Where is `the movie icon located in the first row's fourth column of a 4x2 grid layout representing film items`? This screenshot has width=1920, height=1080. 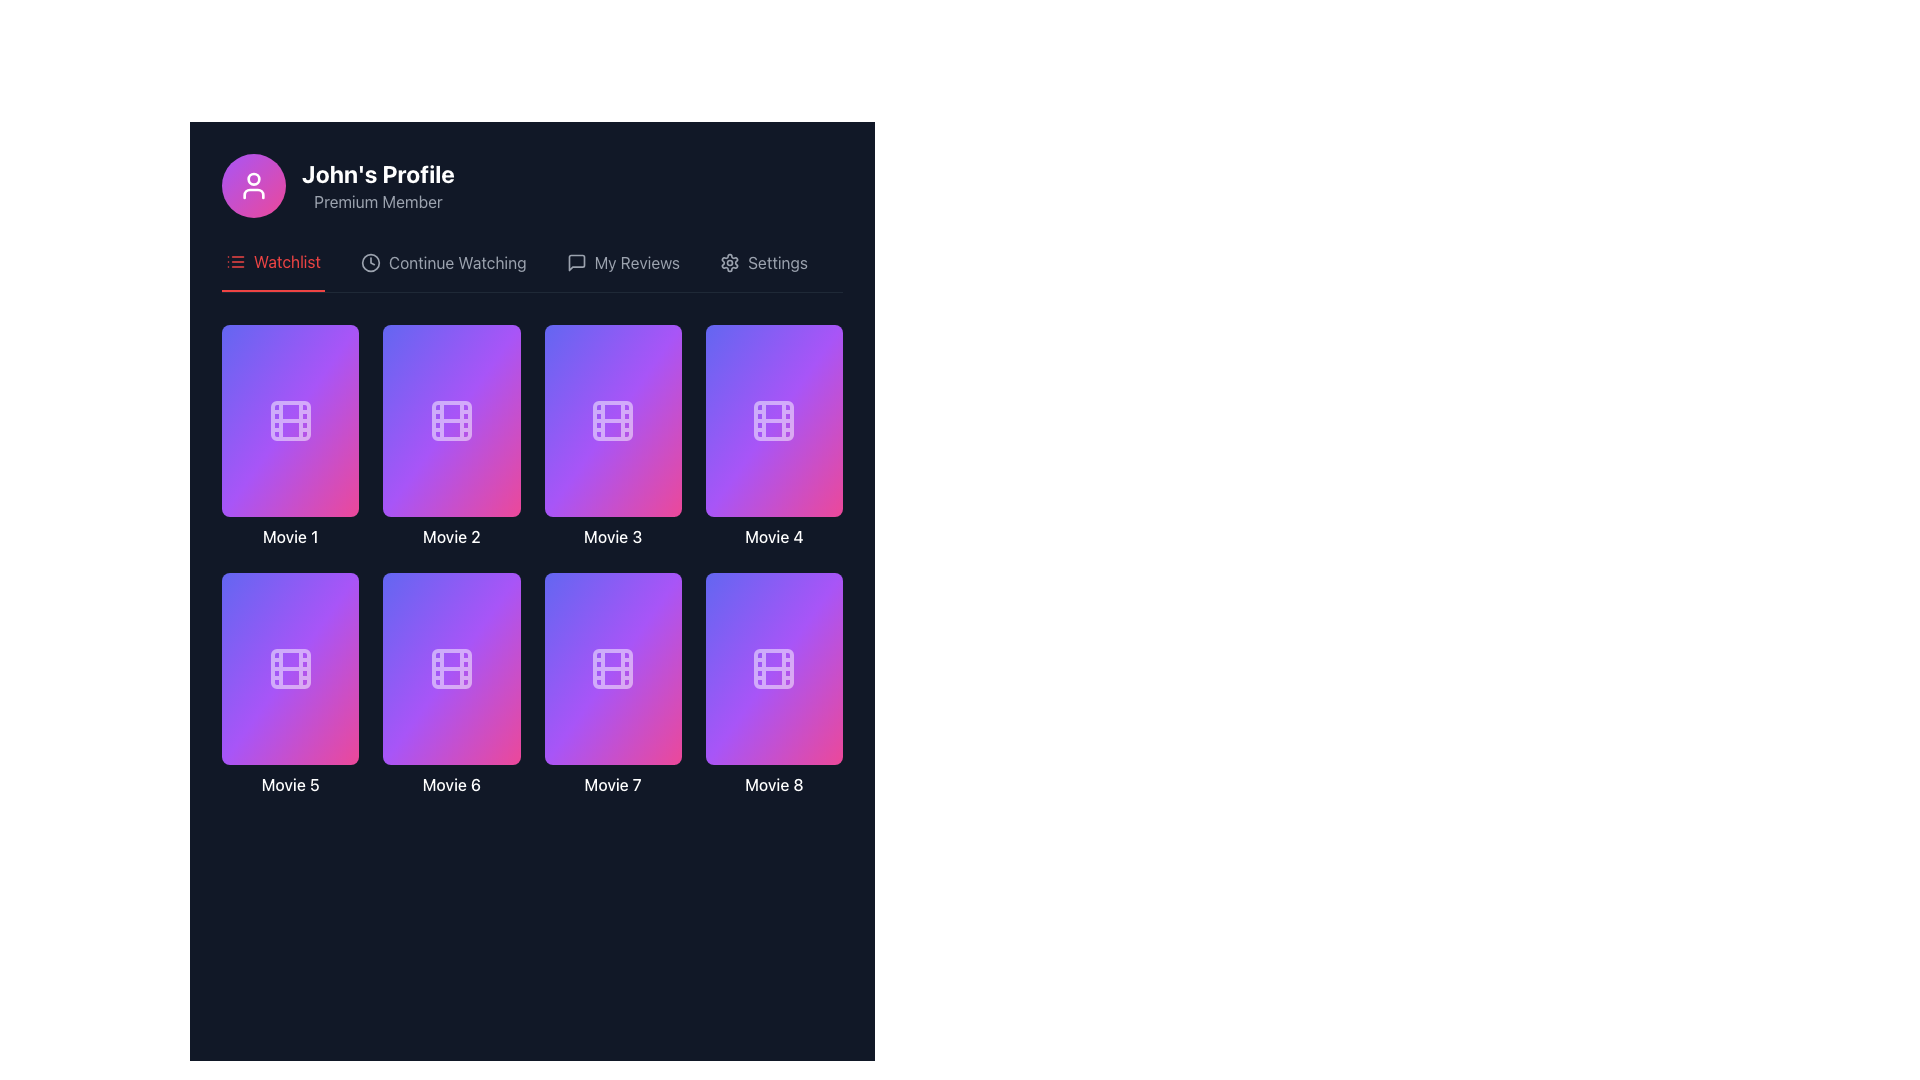
the movie icon located in the first row's fourth column of a 4x2 grid layout representing film items is located at coordinates (773, 419).